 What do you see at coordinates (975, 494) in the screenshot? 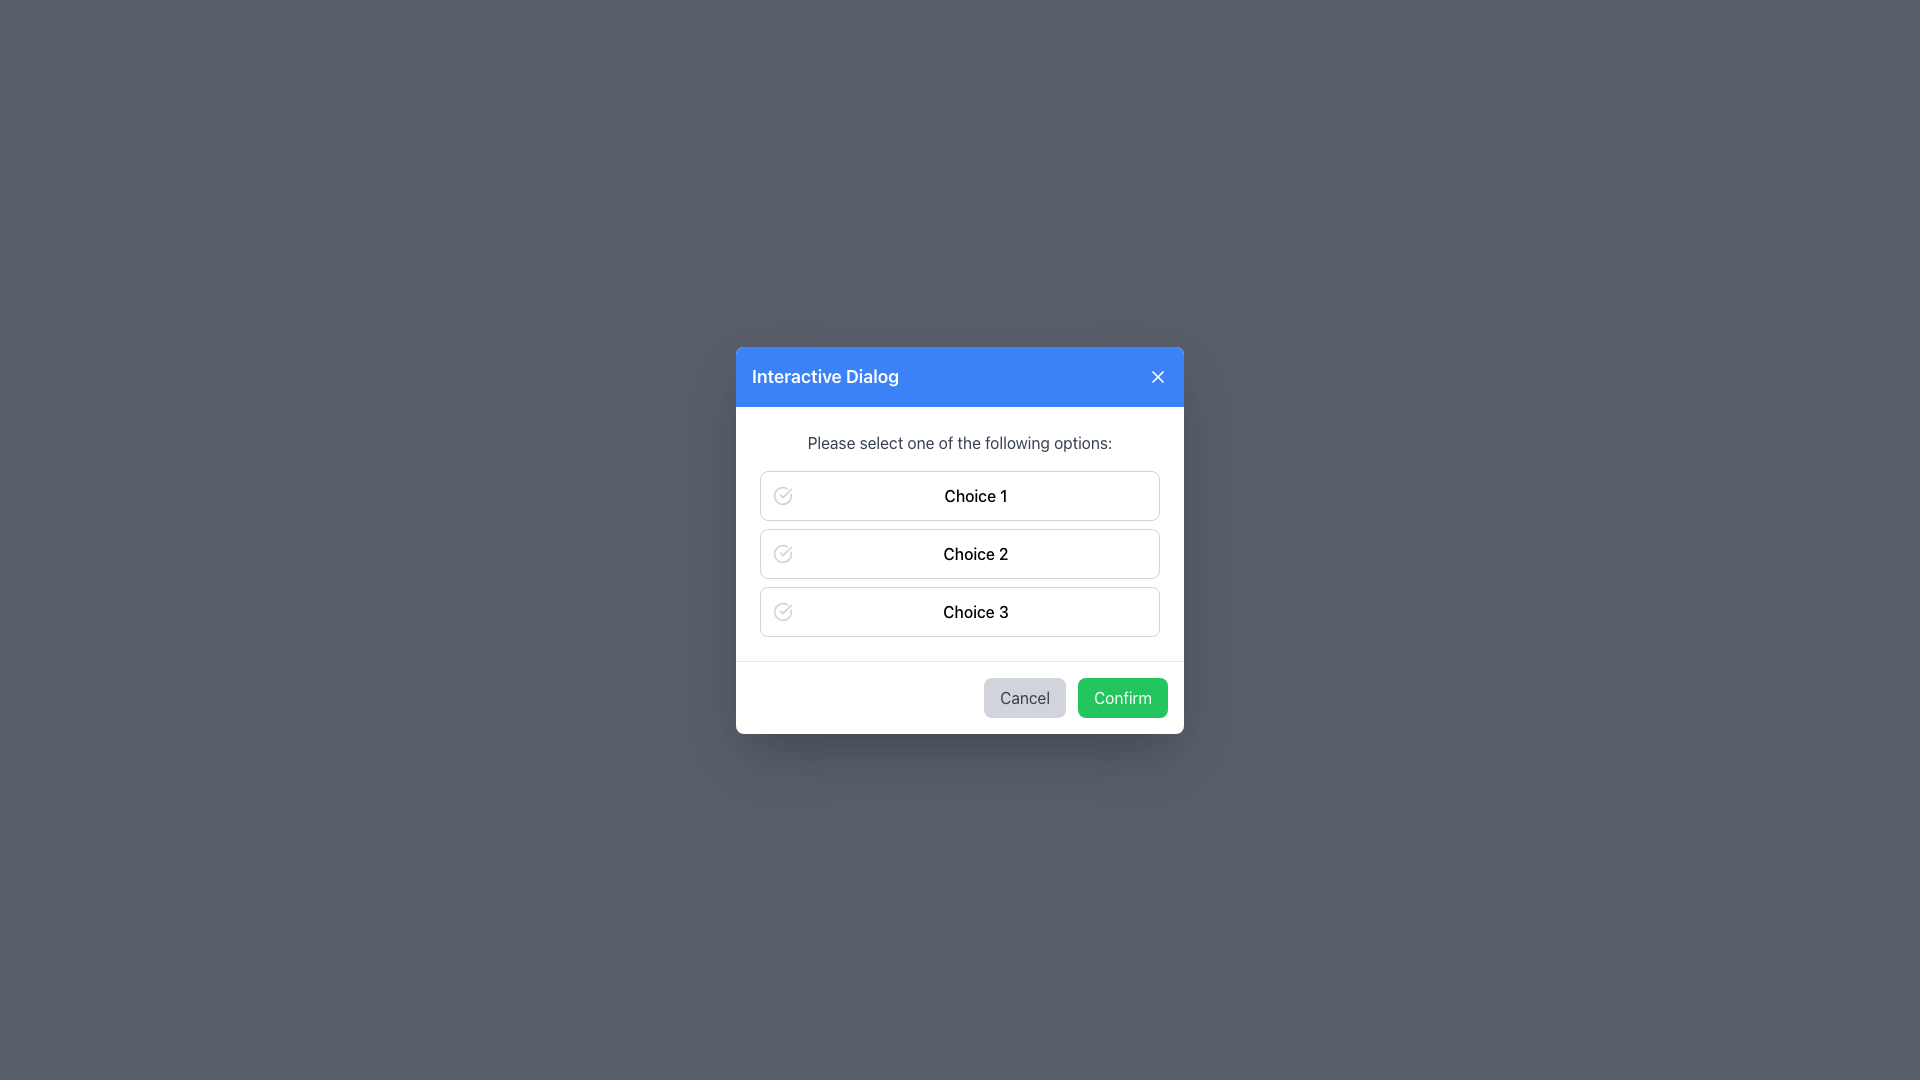
I see `the text label that serves as the first selectable option in a list within a modal dialog, located next to an icon of a circle with a checkmark` at bounding box center [975, 494].